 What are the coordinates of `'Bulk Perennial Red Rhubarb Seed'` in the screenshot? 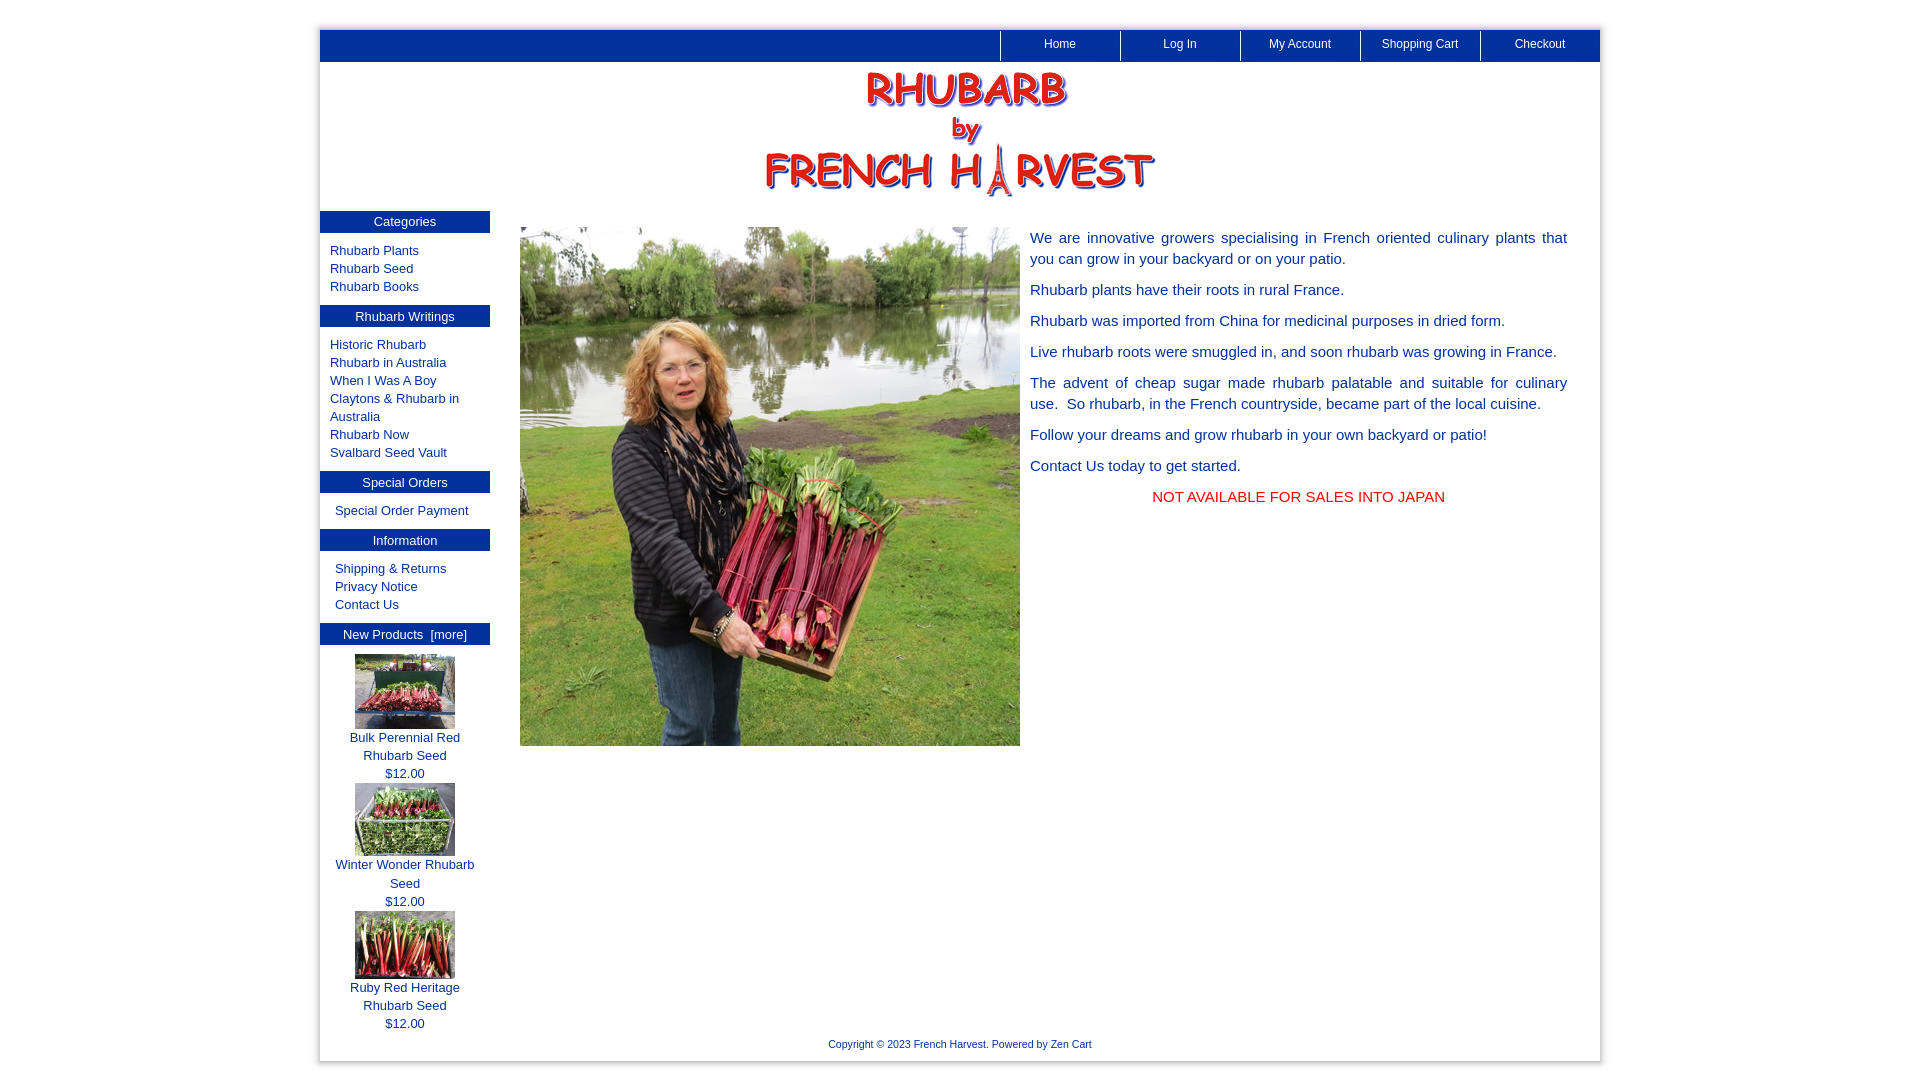 It's located at (404, 740).